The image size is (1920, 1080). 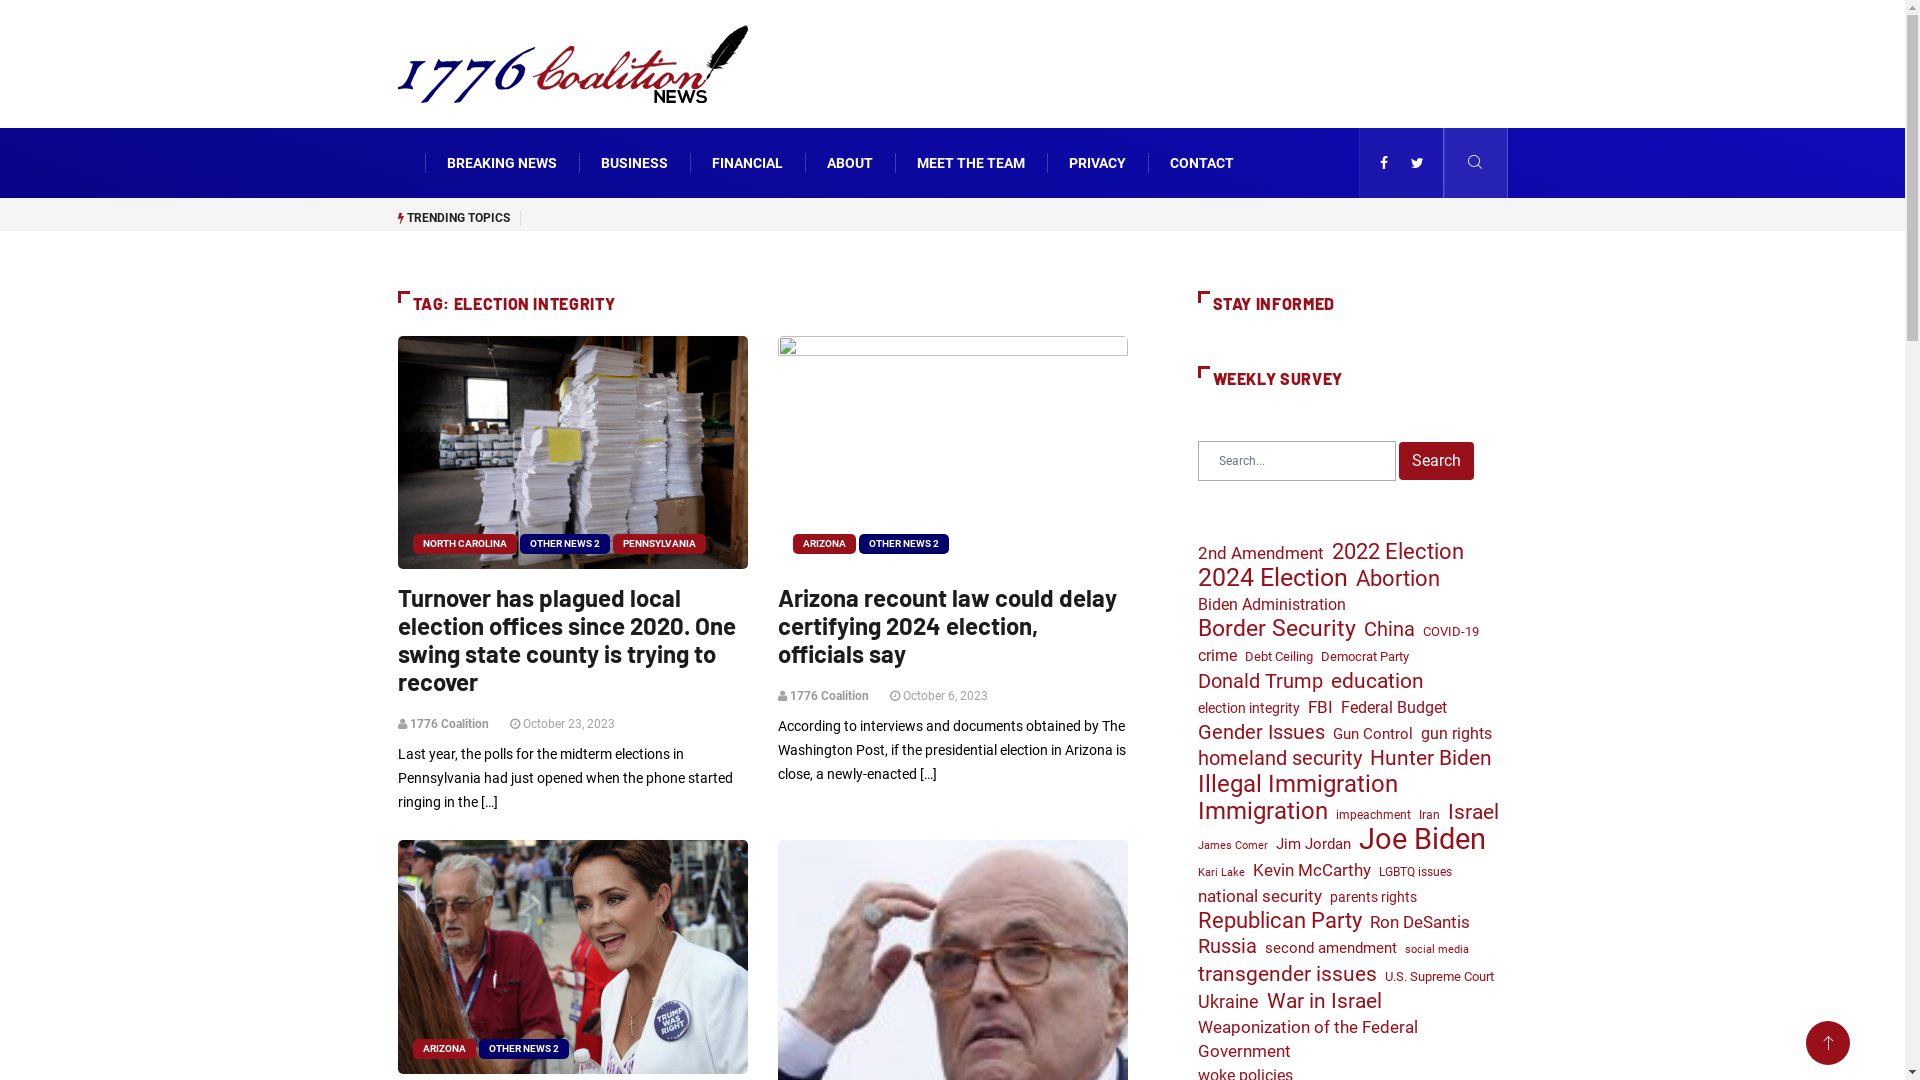 What do you see at coordinates (1413, 870) in the screenshot?
I see `'LGBTQ issues'` at bounding box center [1413, 870].